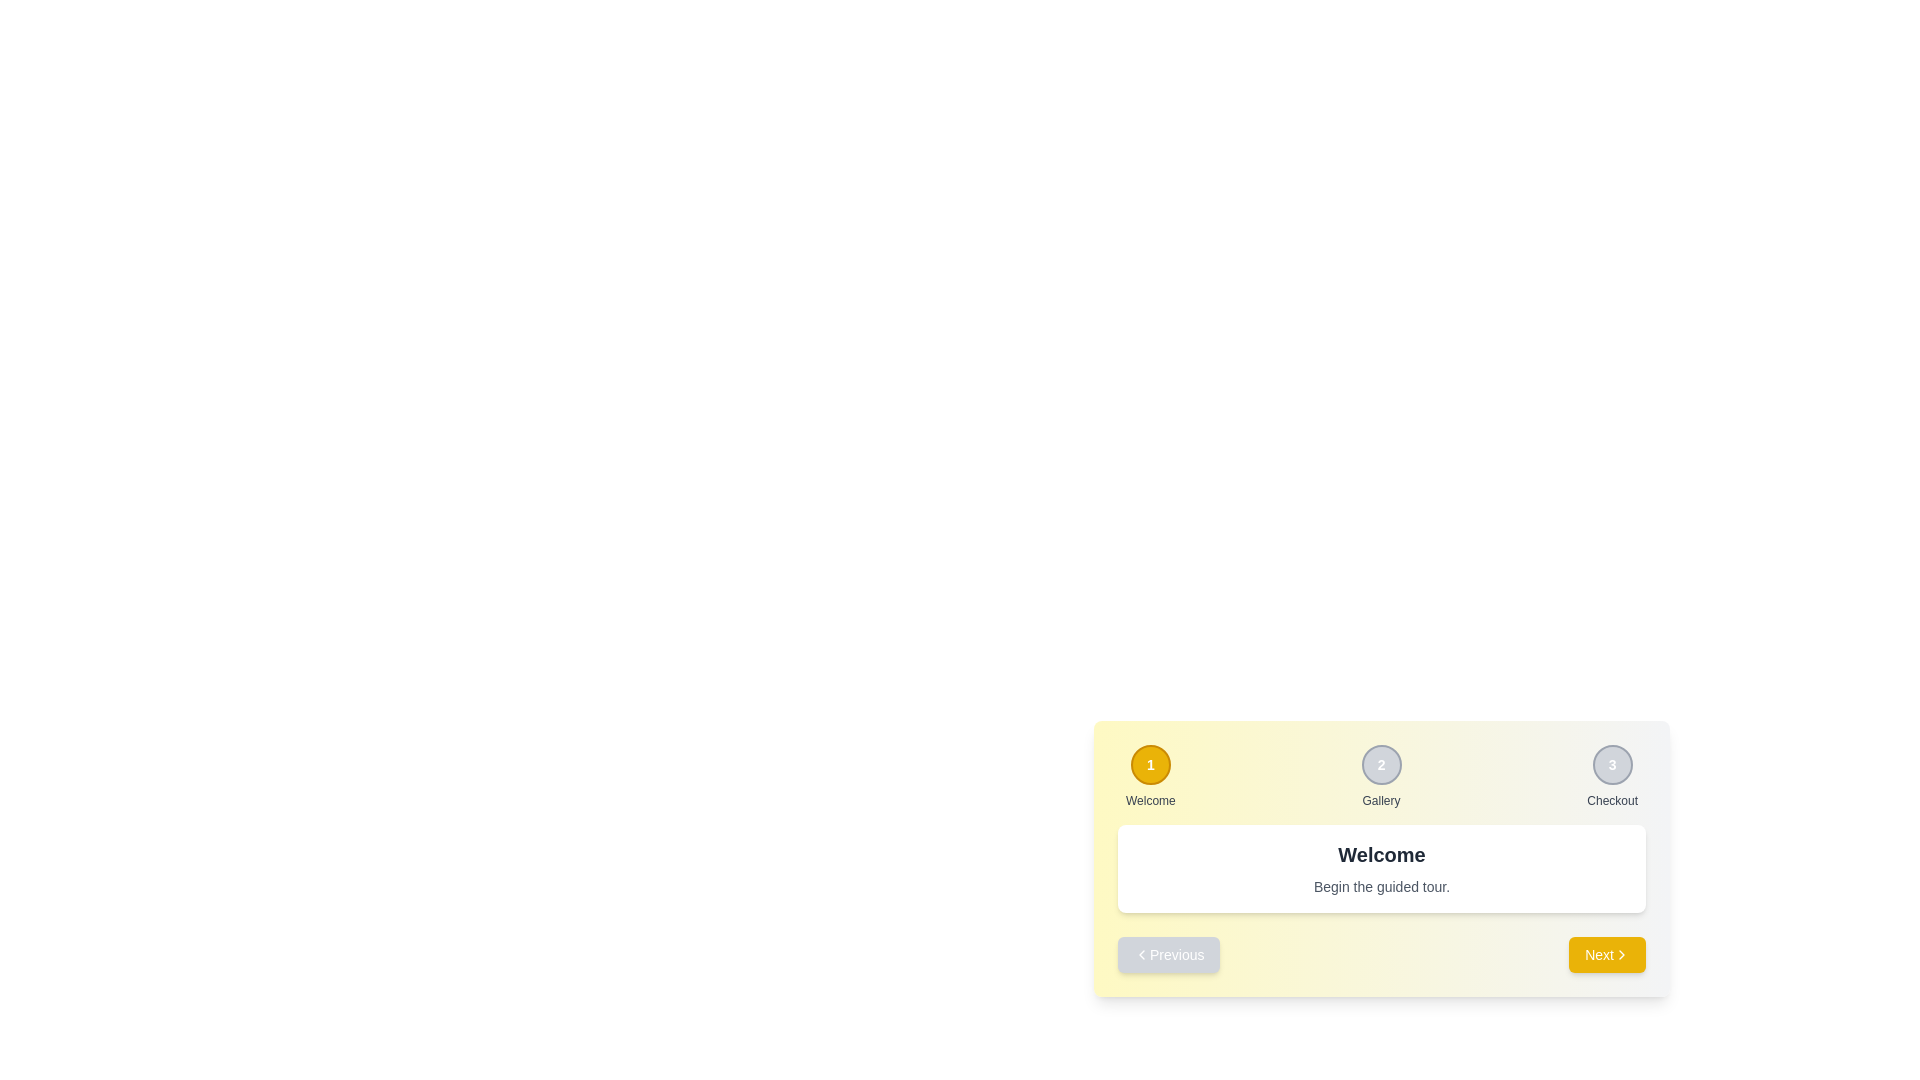  I want to click on the right-facing chevron icon embedded within the 'Next' button, so click(1622, 954).